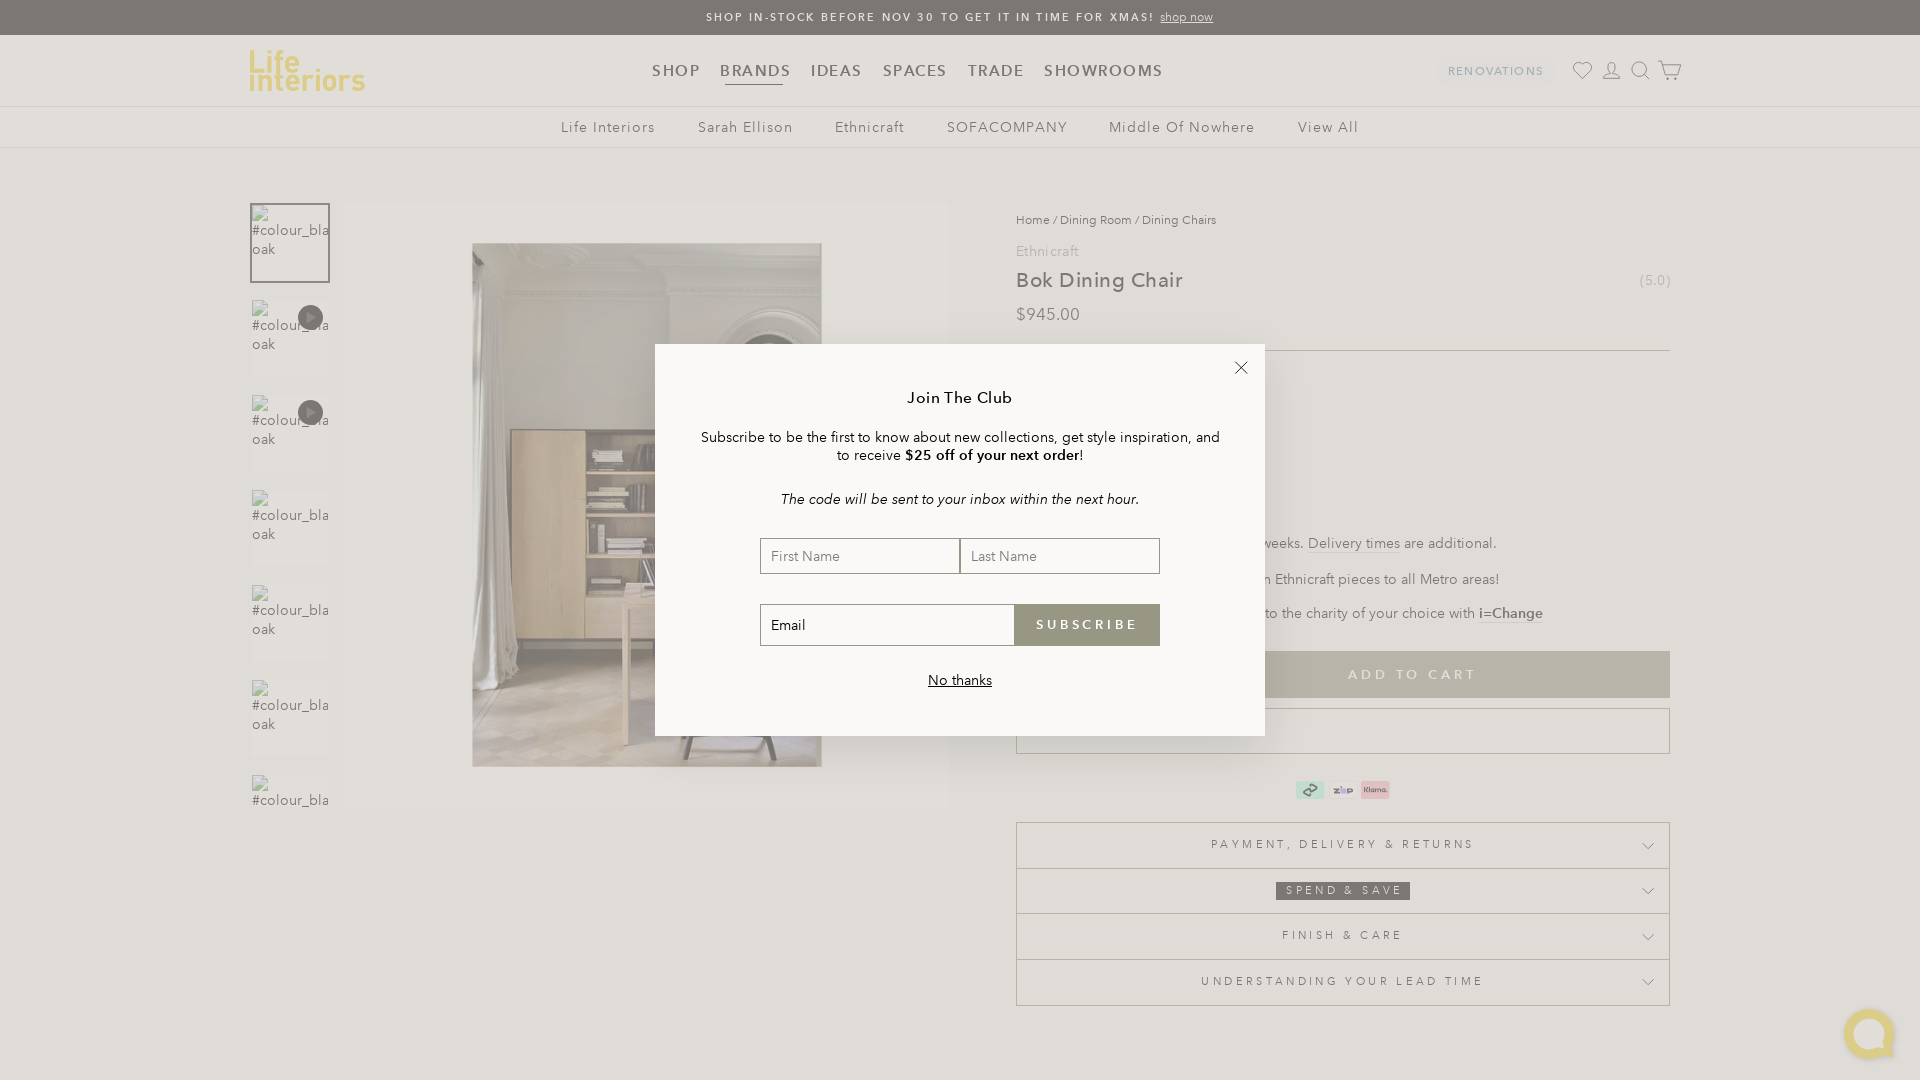  I want to click on 'Ethnicraft', so click(869, 127).